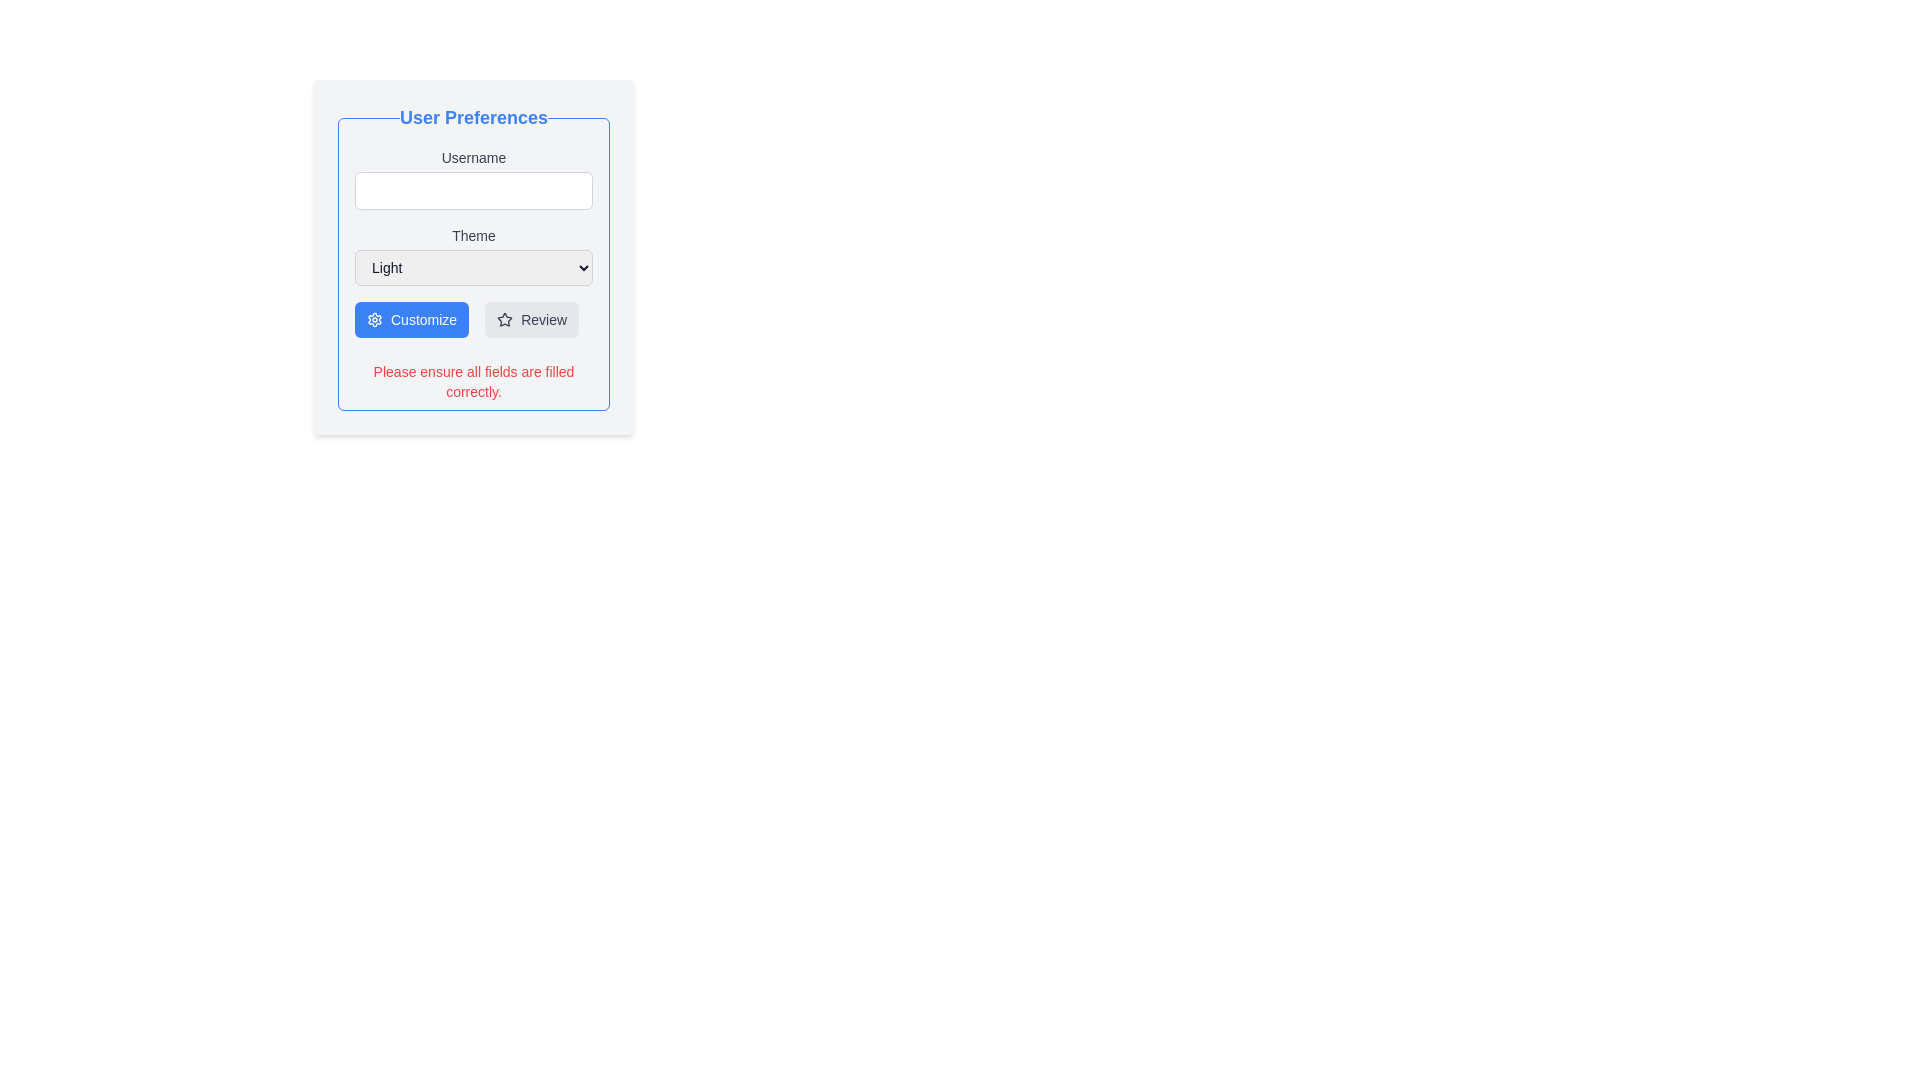 The image size is (1920, 1080). I want to click on the decorative icon in the user preferences section, which serves as an indicator of state or special status, so click(505, 318).